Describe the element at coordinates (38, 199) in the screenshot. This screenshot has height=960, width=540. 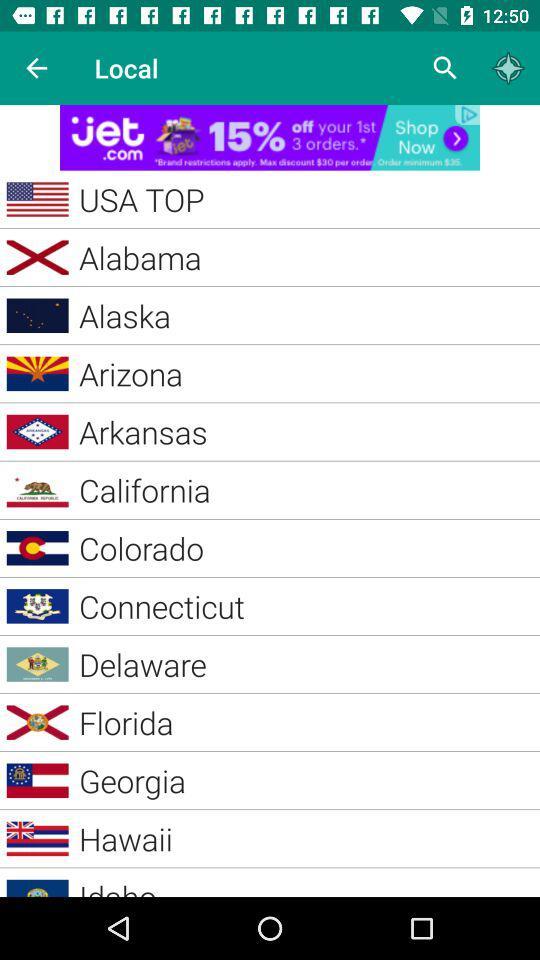
I see `the symbol beside usa top` at that location.